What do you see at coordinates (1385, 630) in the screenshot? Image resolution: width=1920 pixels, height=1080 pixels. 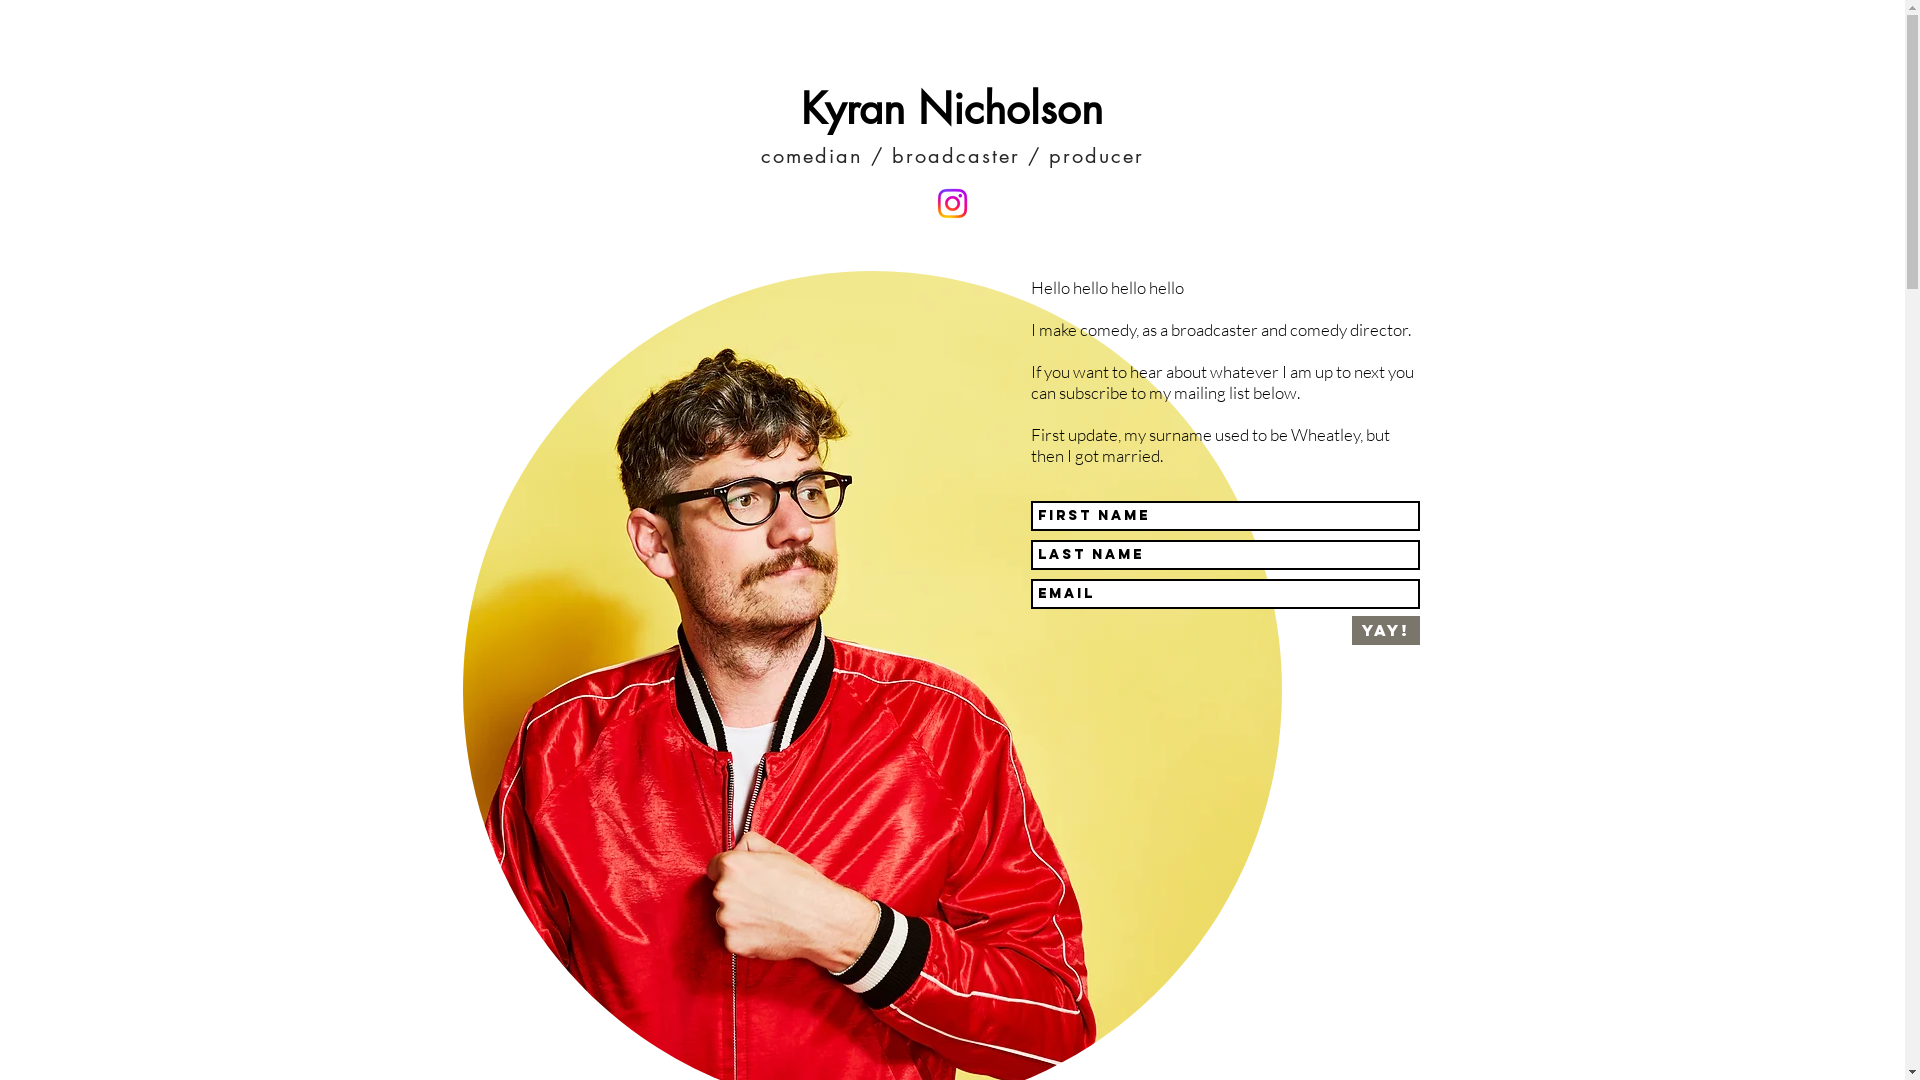 I see `'Yay!'` at bounding box center [1385, 630].